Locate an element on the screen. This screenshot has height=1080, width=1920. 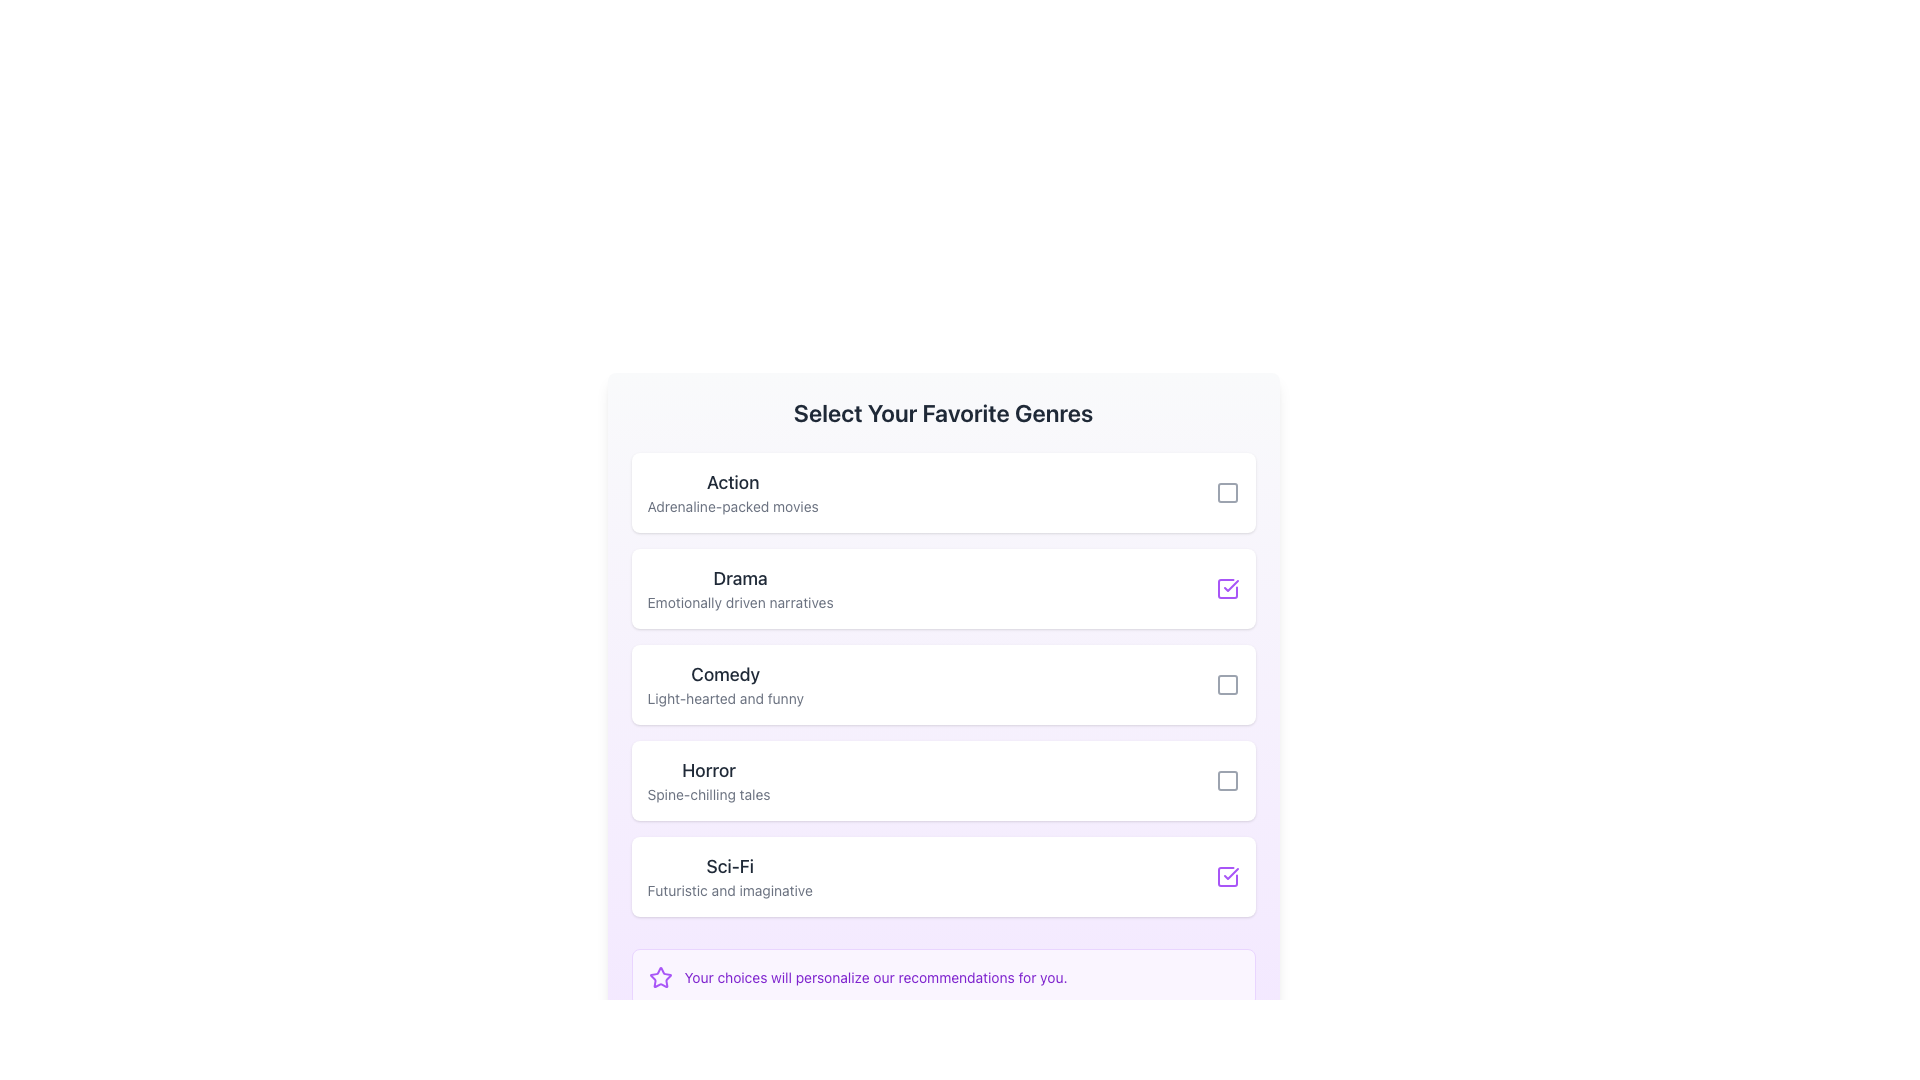
the 'Sci-Fi' genre label, which is the fifth item in the vertical list of genres, positioned below 'Horror' and above the description 'Futuristic and imaginative' is located at coordinates (729, 866).